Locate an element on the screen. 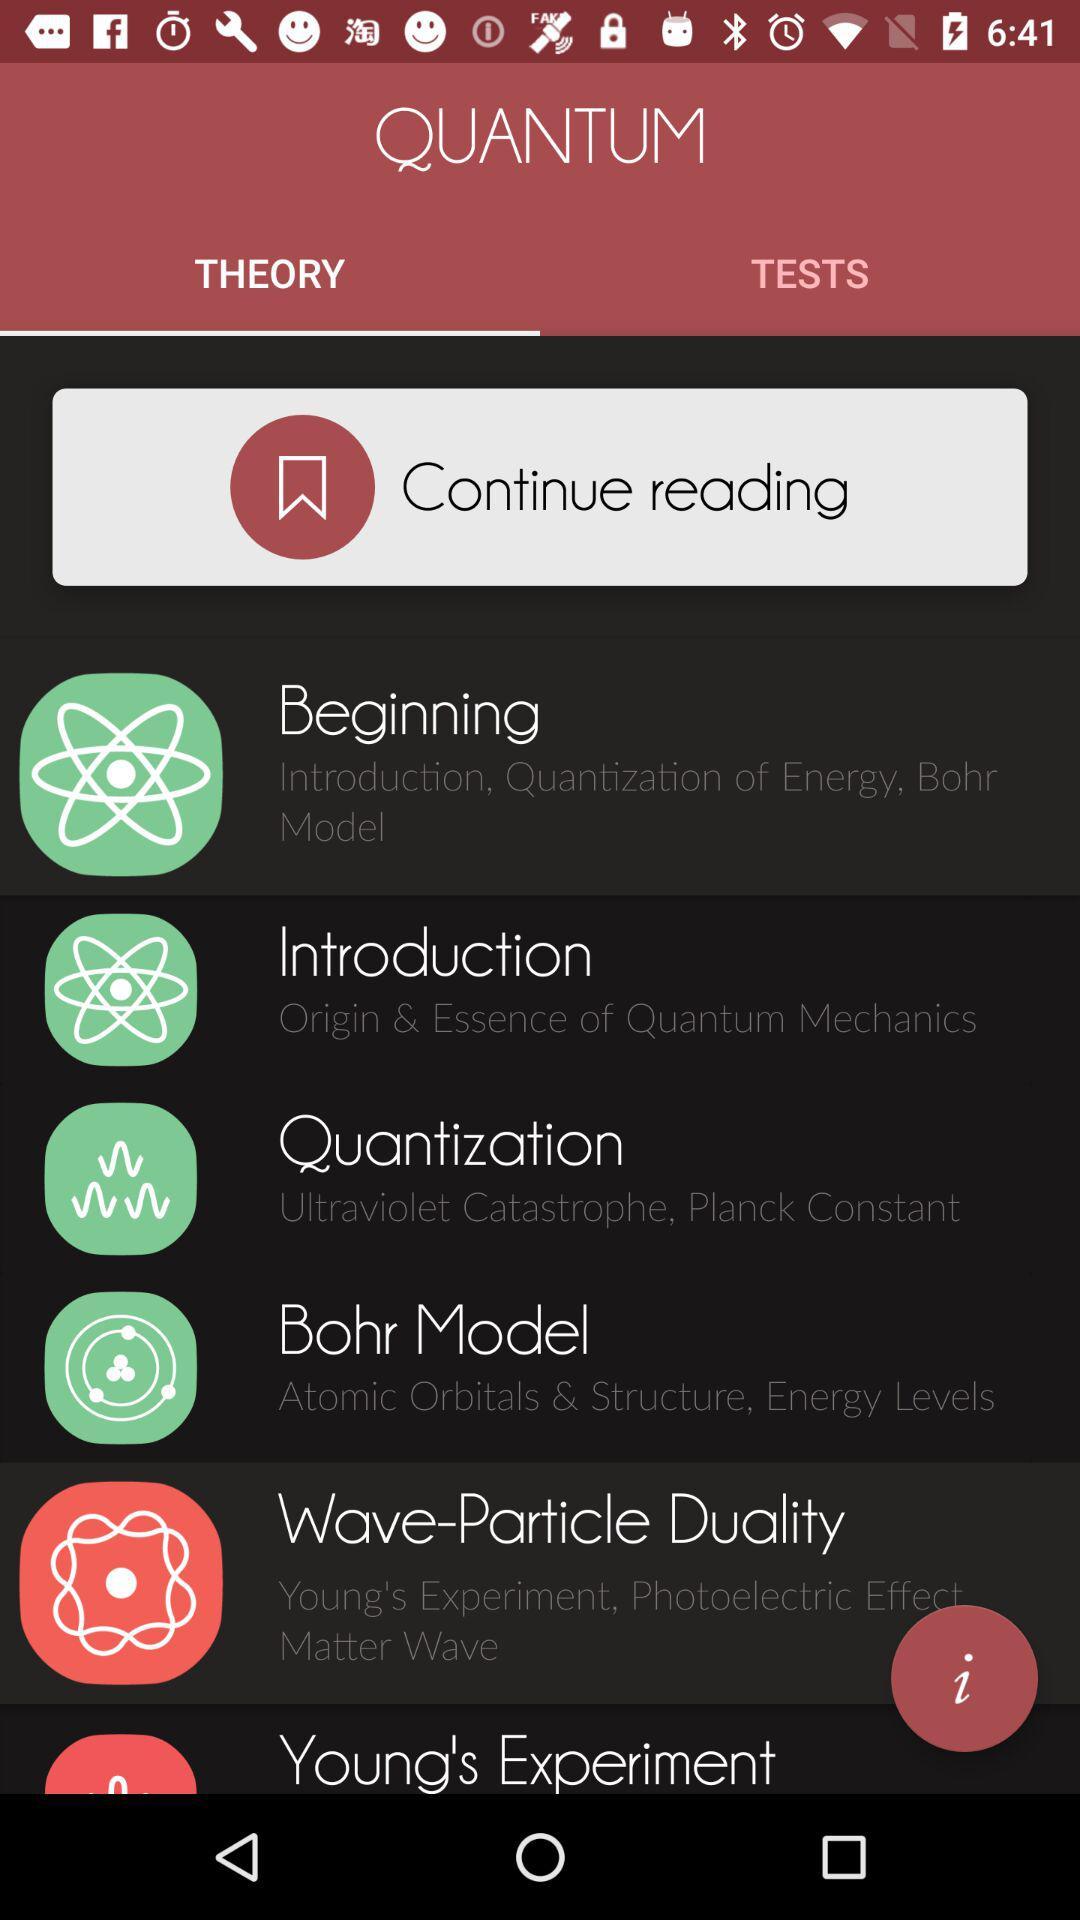 The image size is (1080, 1920). icon at the bottom right corner is located at coordinates (963, 1678).